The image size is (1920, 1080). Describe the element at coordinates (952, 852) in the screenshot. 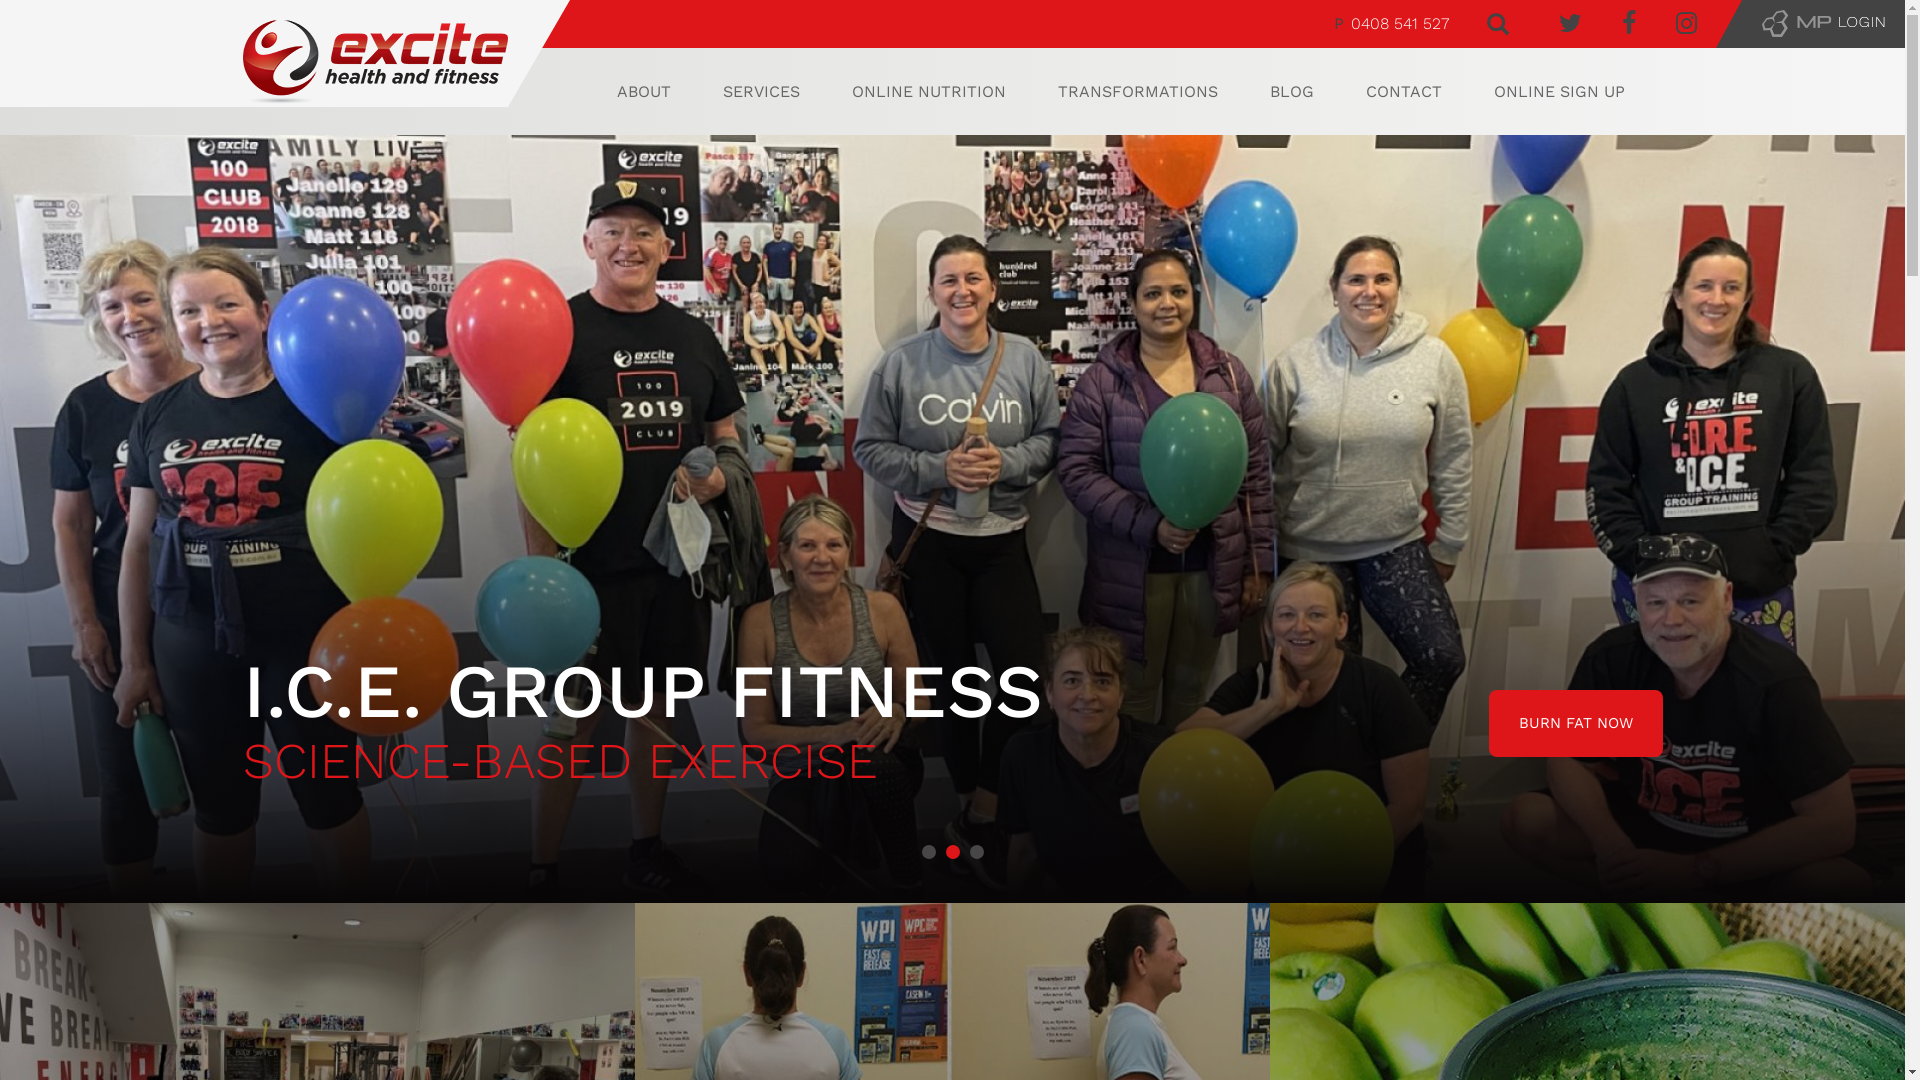

I see `'2'` at that location.